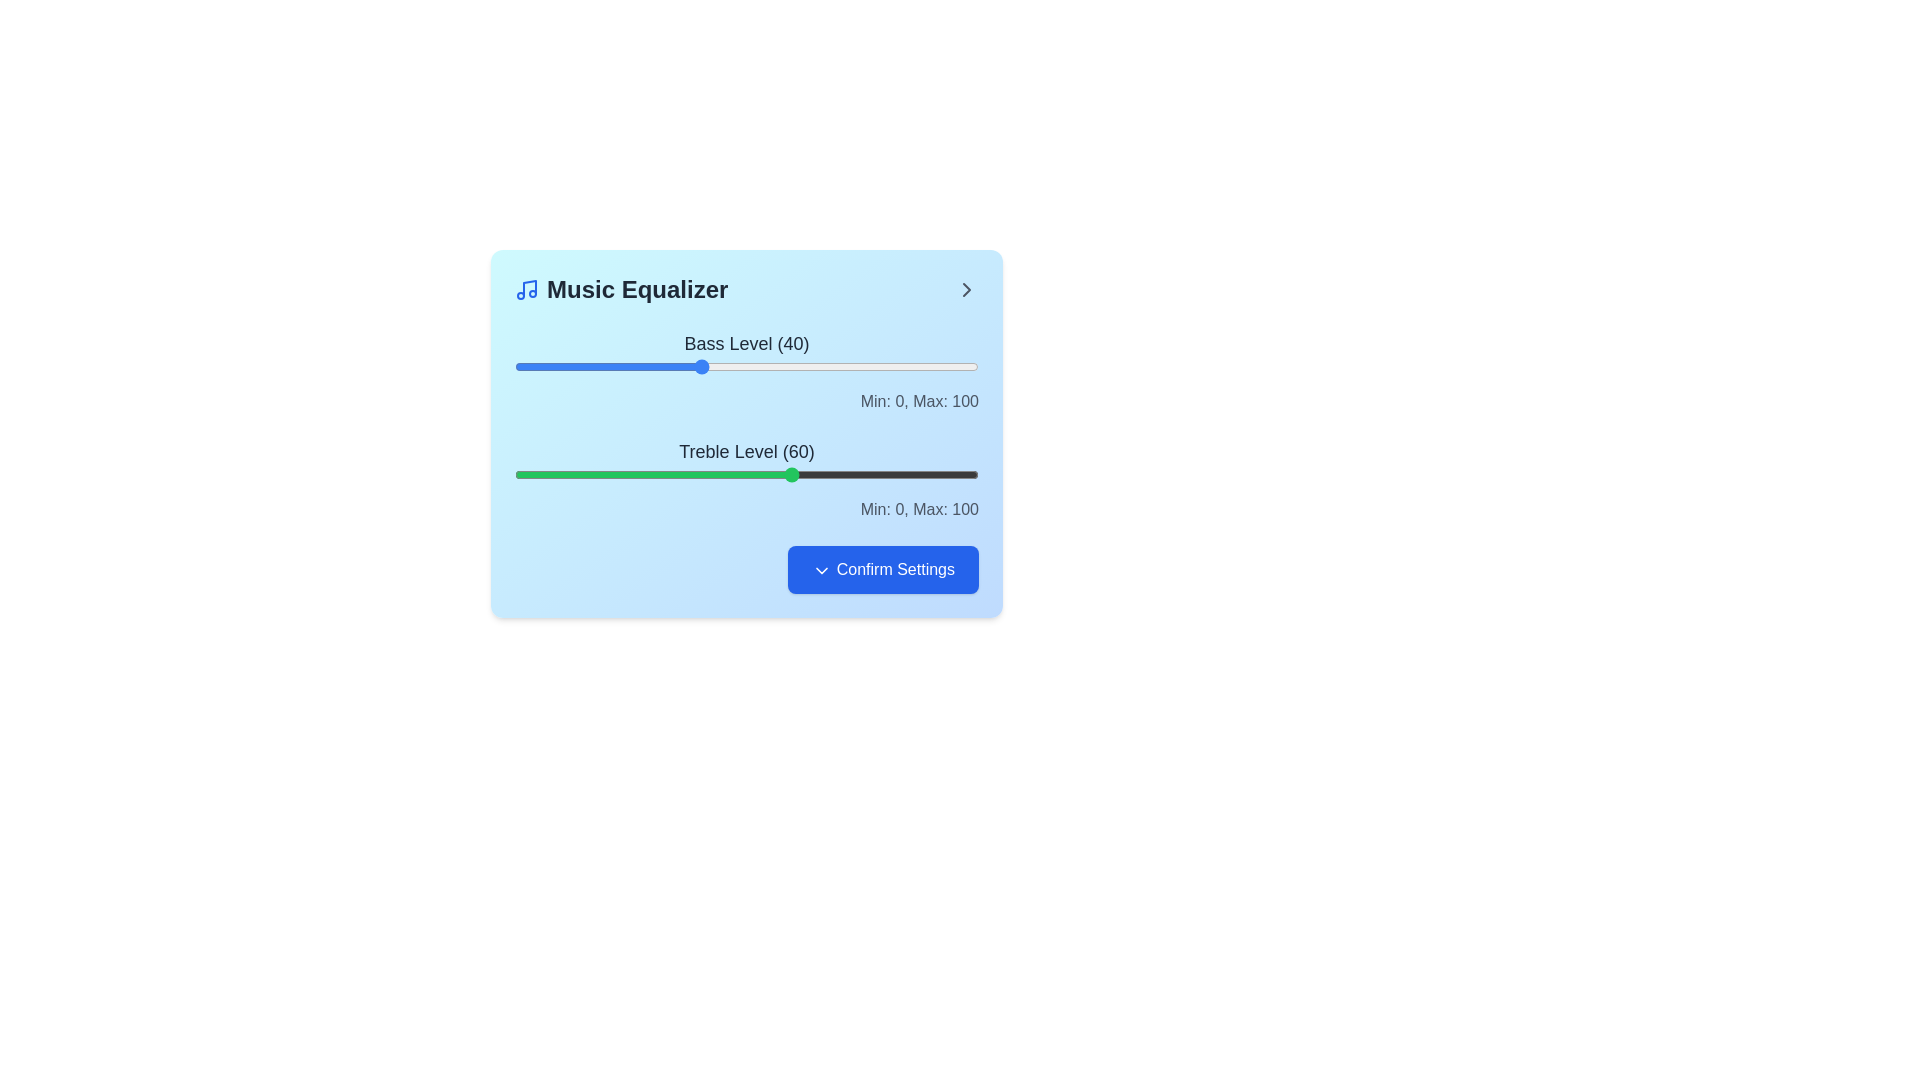  I want to click on the 'Bass Level' label that indicates the current value ('40') and serves as a descriptive label for the bass level slider in the 'Music Equalizer' interface, so click(746, 342).